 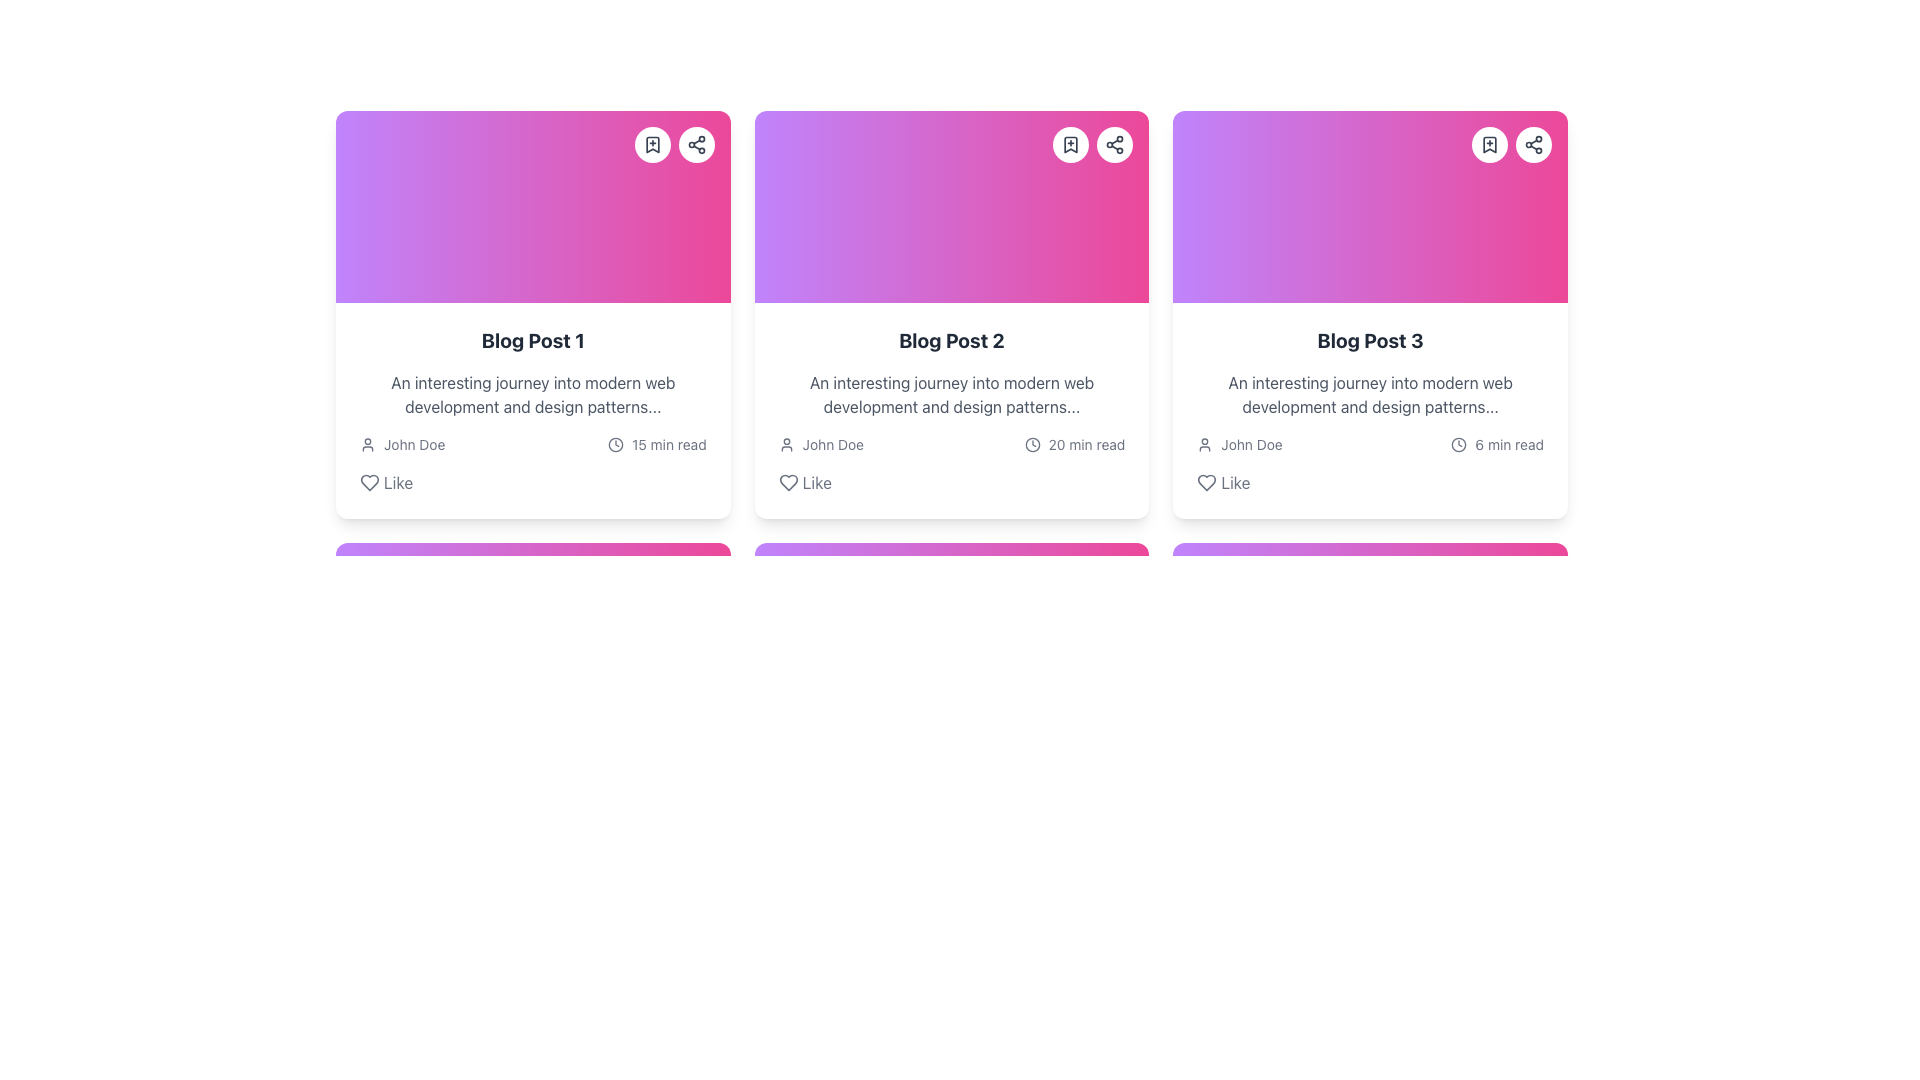 What do you see at coordinates (787, 482) in the screenshot?
I see `the heart-shaped icon button located in the bottom left section of the second card in a three-card layout to like the post` at bounding box center [787, 482].